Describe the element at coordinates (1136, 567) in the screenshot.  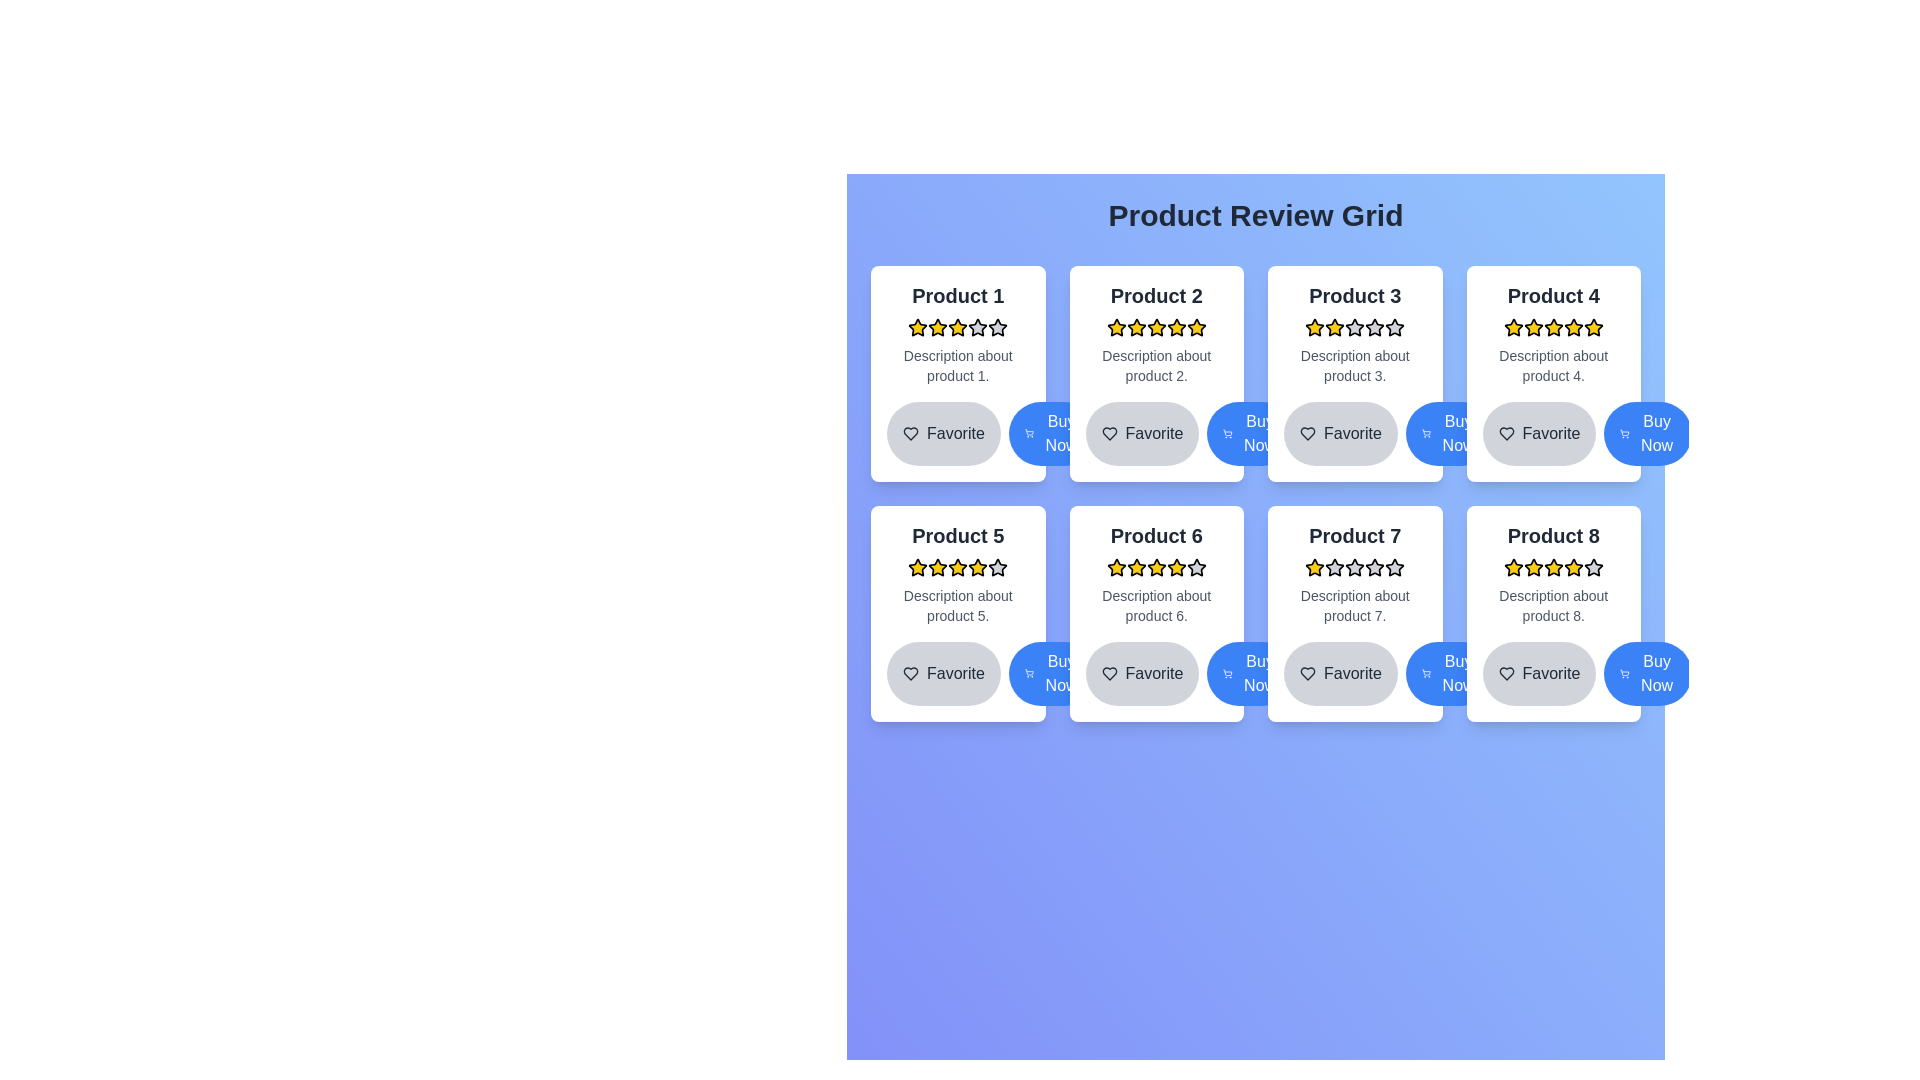
I see `the third yellow-filled star icon in the rating section for 'Product 6'` at that location.